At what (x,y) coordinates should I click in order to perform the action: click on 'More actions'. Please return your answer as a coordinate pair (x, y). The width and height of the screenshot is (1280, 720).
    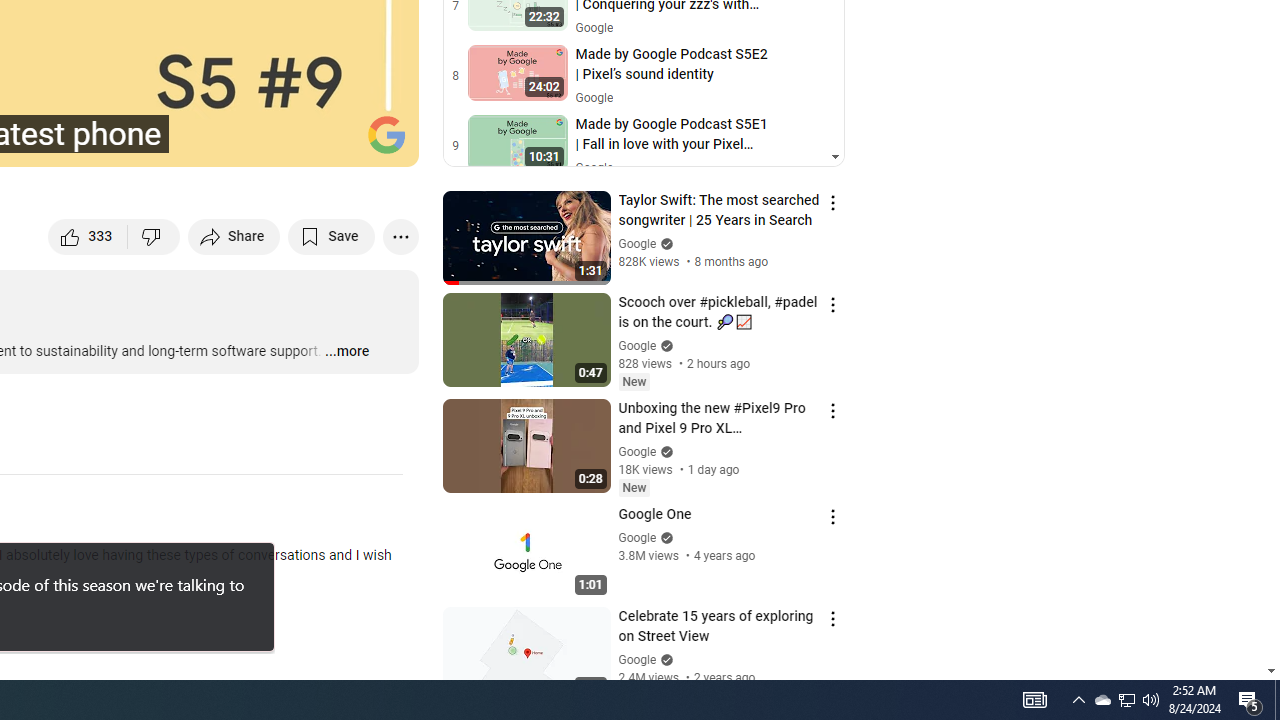
    Looking at the image, I should click on (400, 235).